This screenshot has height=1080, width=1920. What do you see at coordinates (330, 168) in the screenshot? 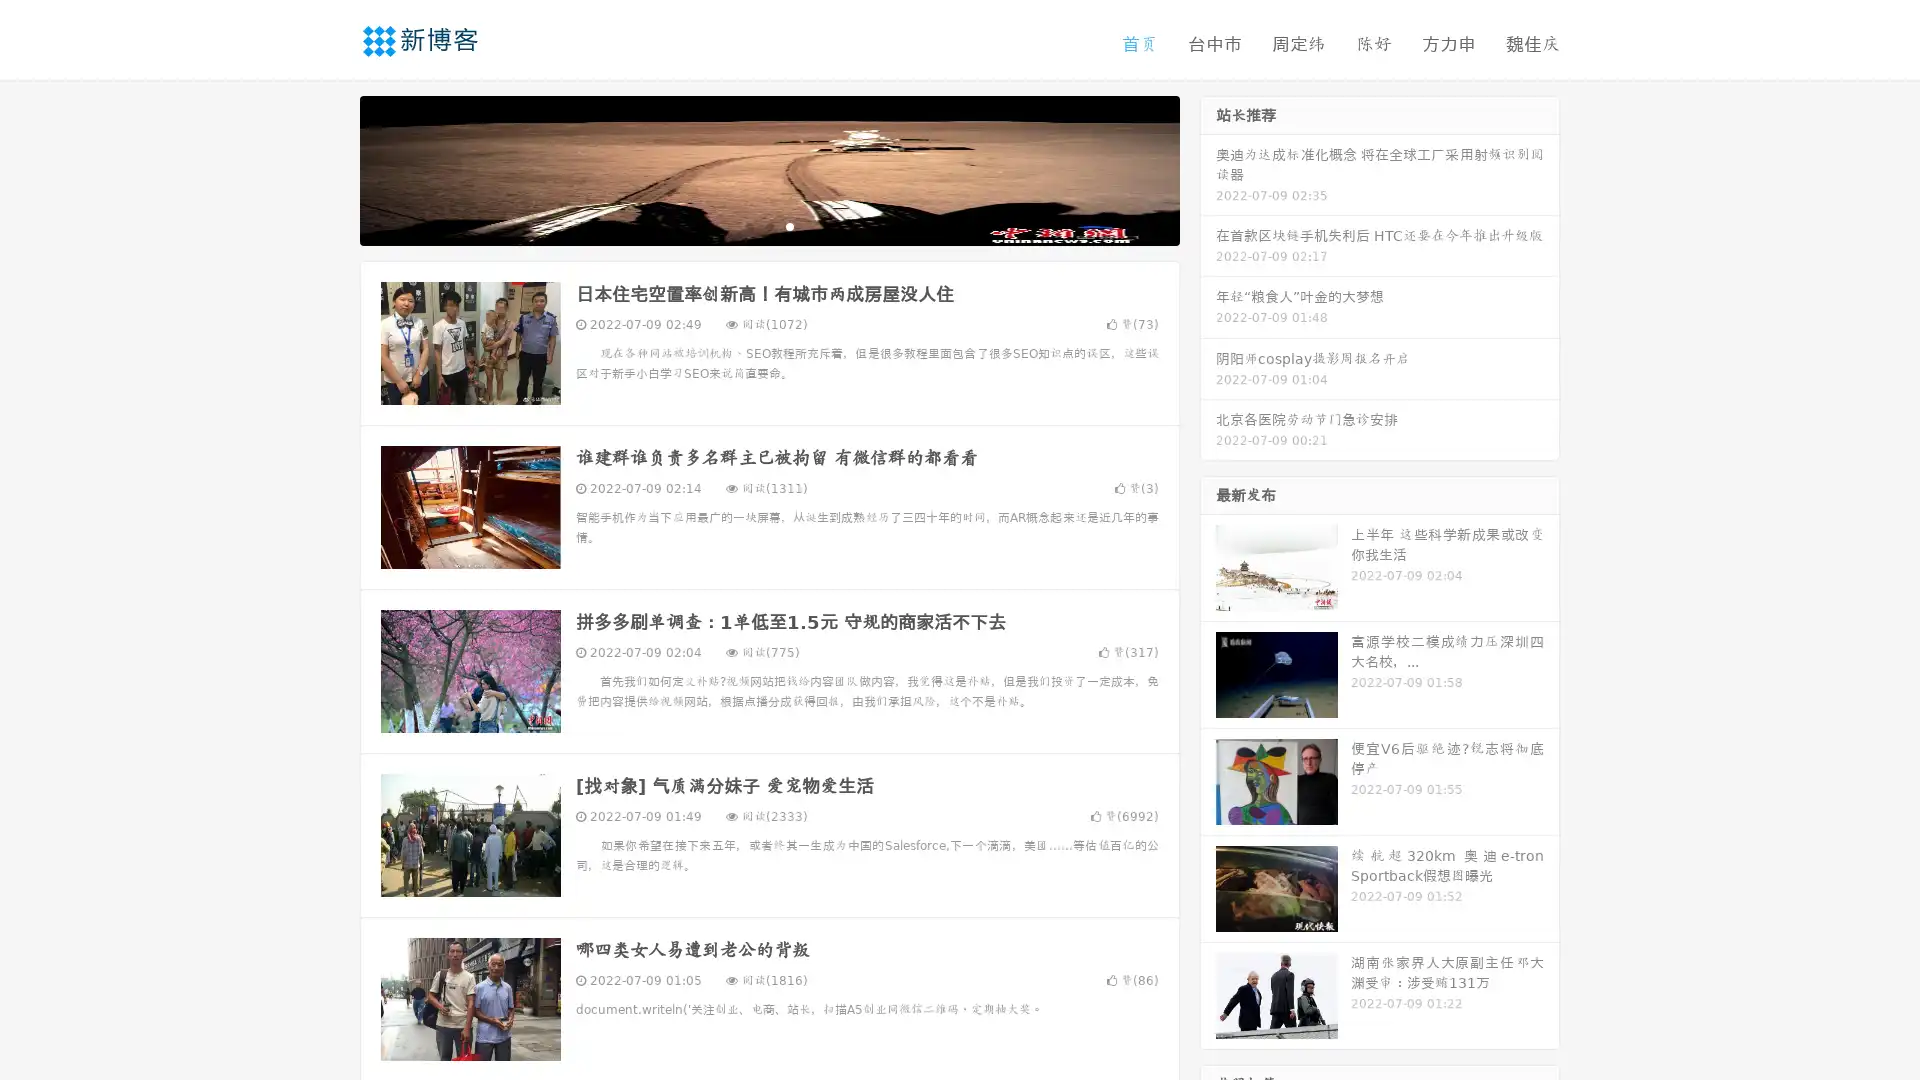
I see `Previous slide` at bounding box center [330, 168].